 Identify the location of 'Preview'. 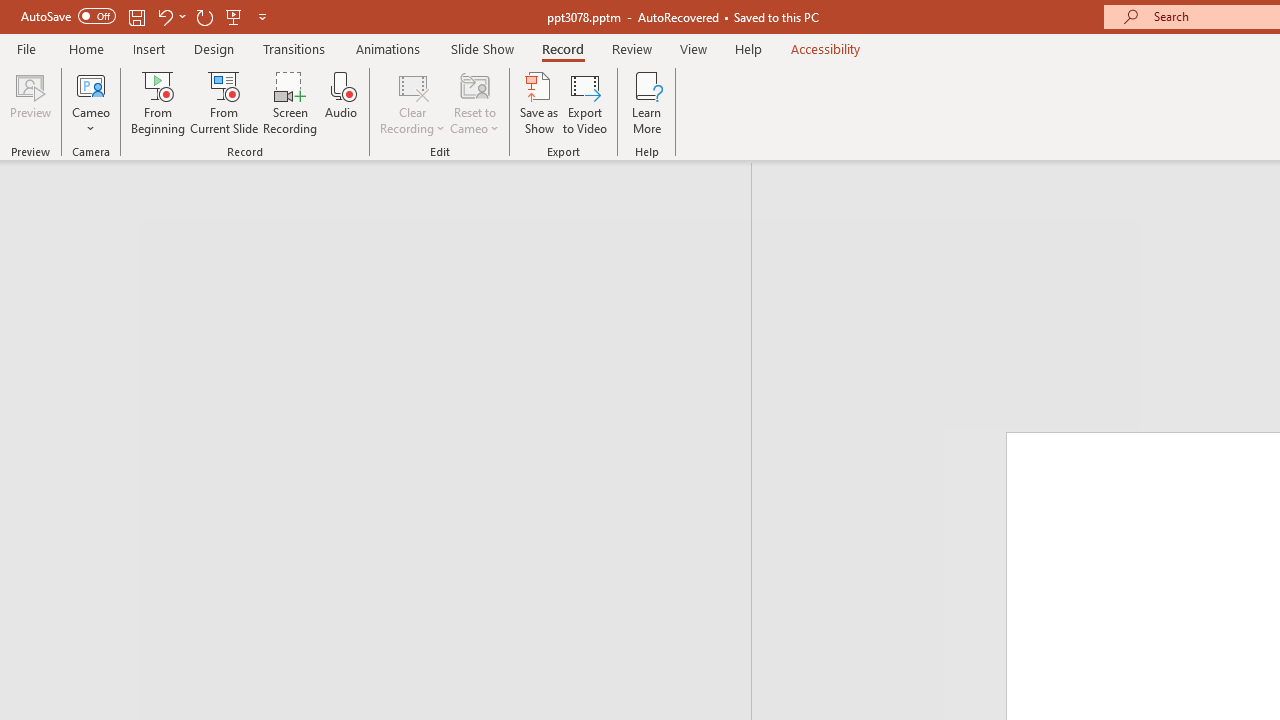
(30, 103).